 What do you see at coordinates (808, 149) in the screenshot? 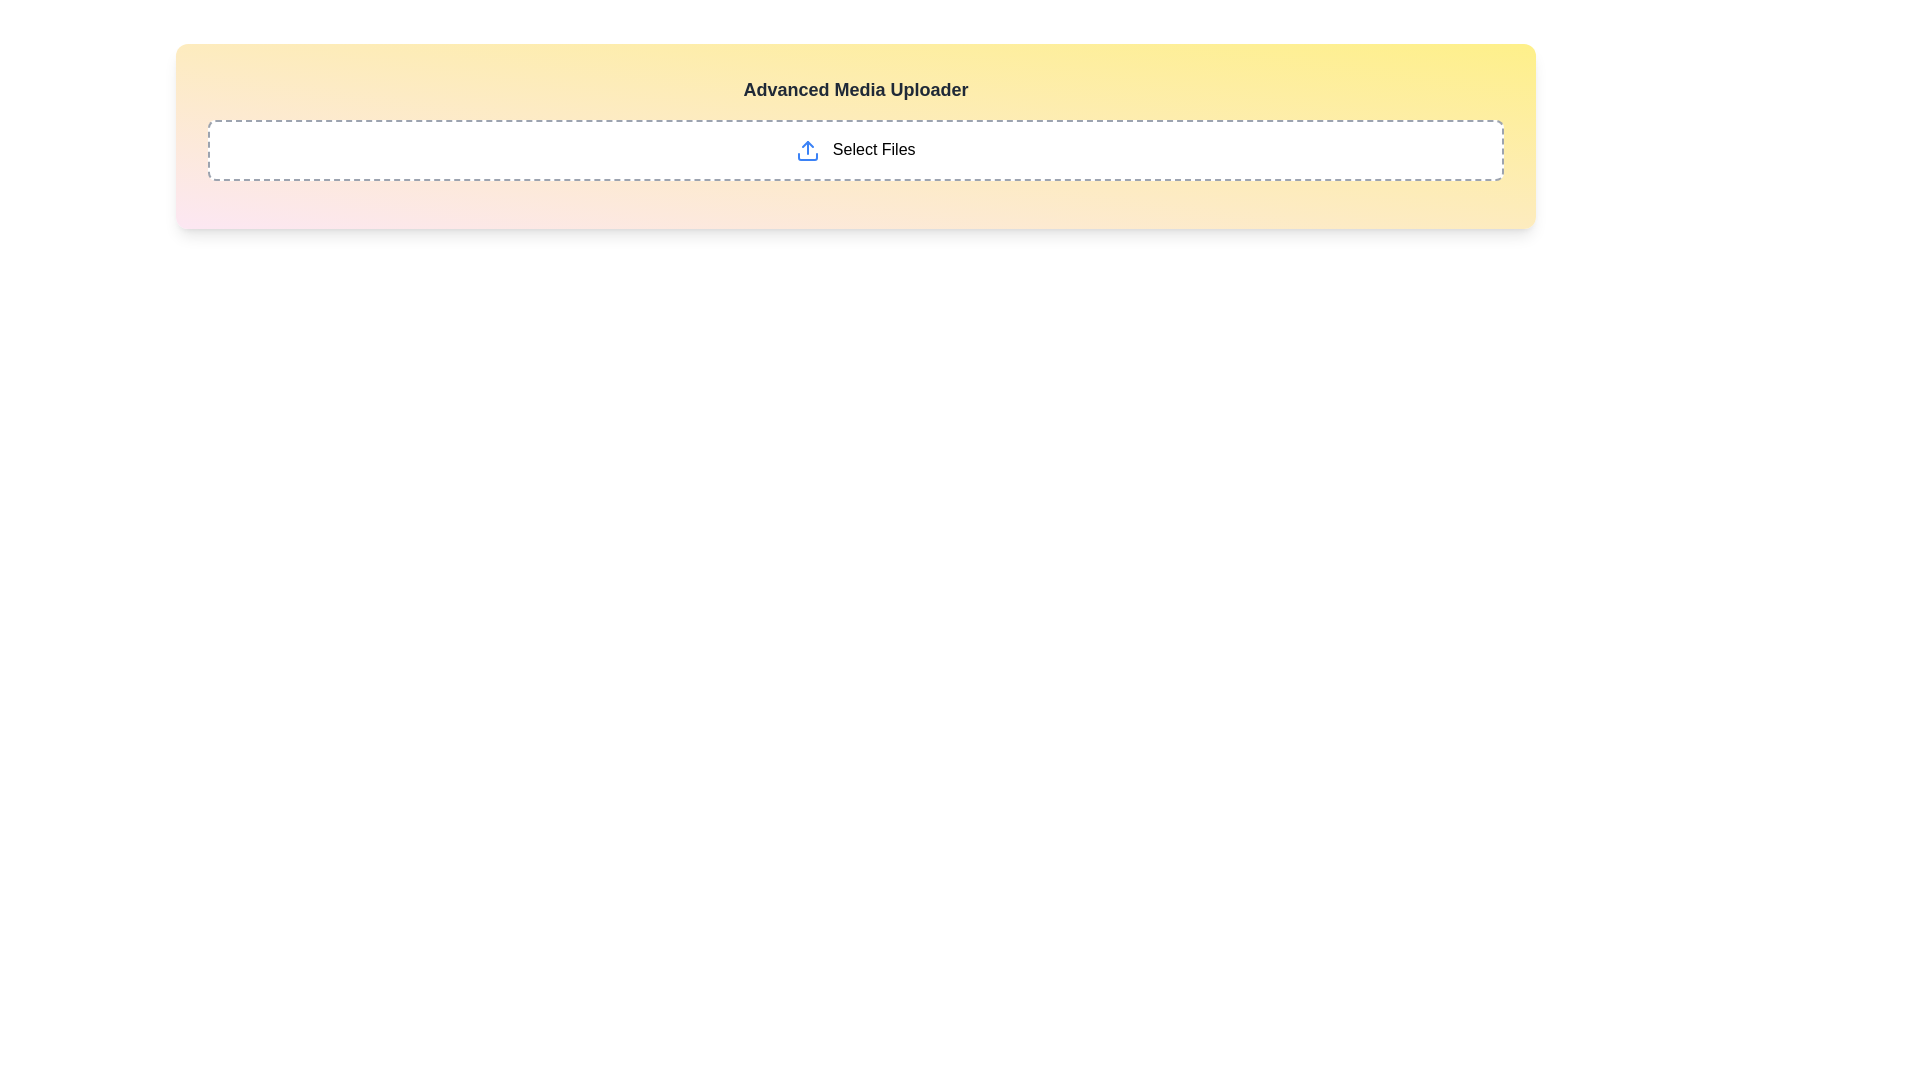
I see `the SVG icon representing an upload action, which has a blue outline and is positioned to the left of the 'Select Files' text` at bounding box center [808, 149].